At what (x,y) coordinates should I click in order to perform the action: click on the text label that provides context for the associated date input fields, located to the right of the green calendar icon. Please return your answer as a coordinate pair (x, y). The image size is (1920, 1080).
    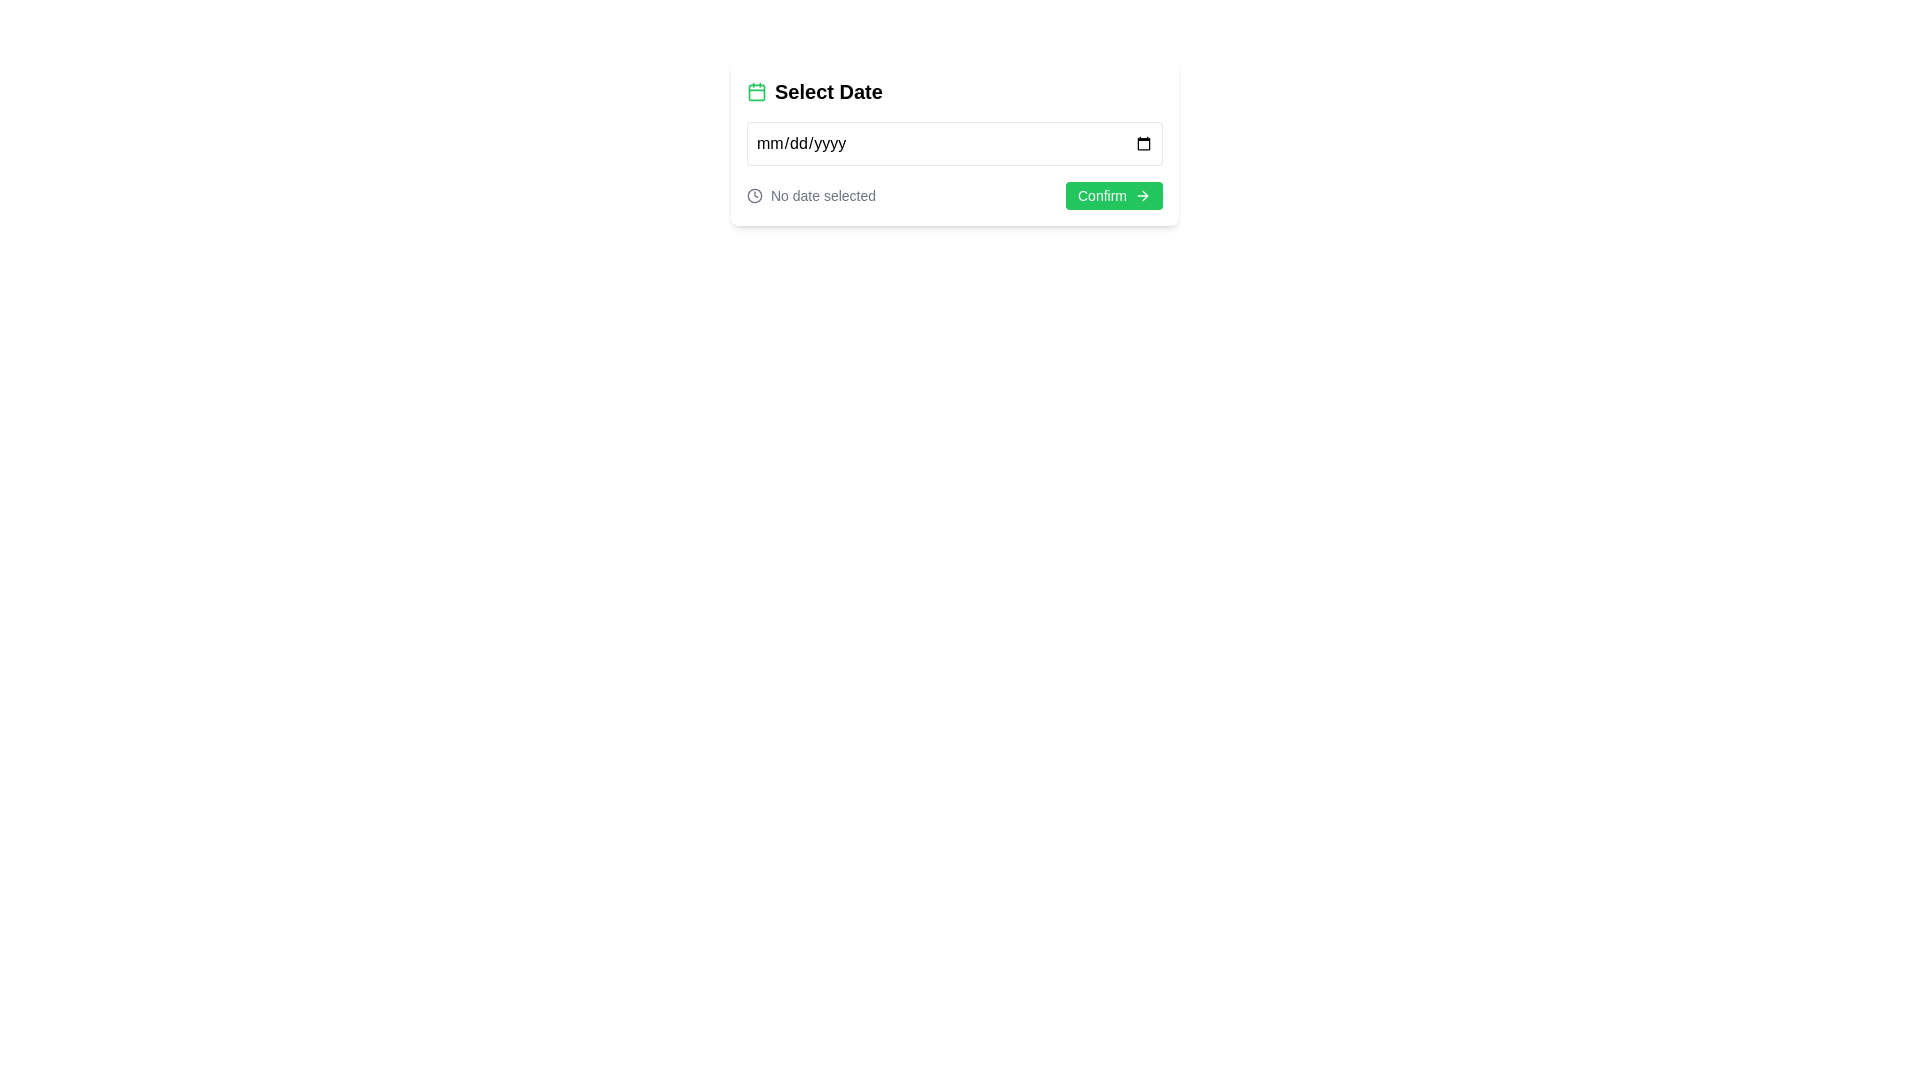
    Looking at the image, I should click on (828, 92).